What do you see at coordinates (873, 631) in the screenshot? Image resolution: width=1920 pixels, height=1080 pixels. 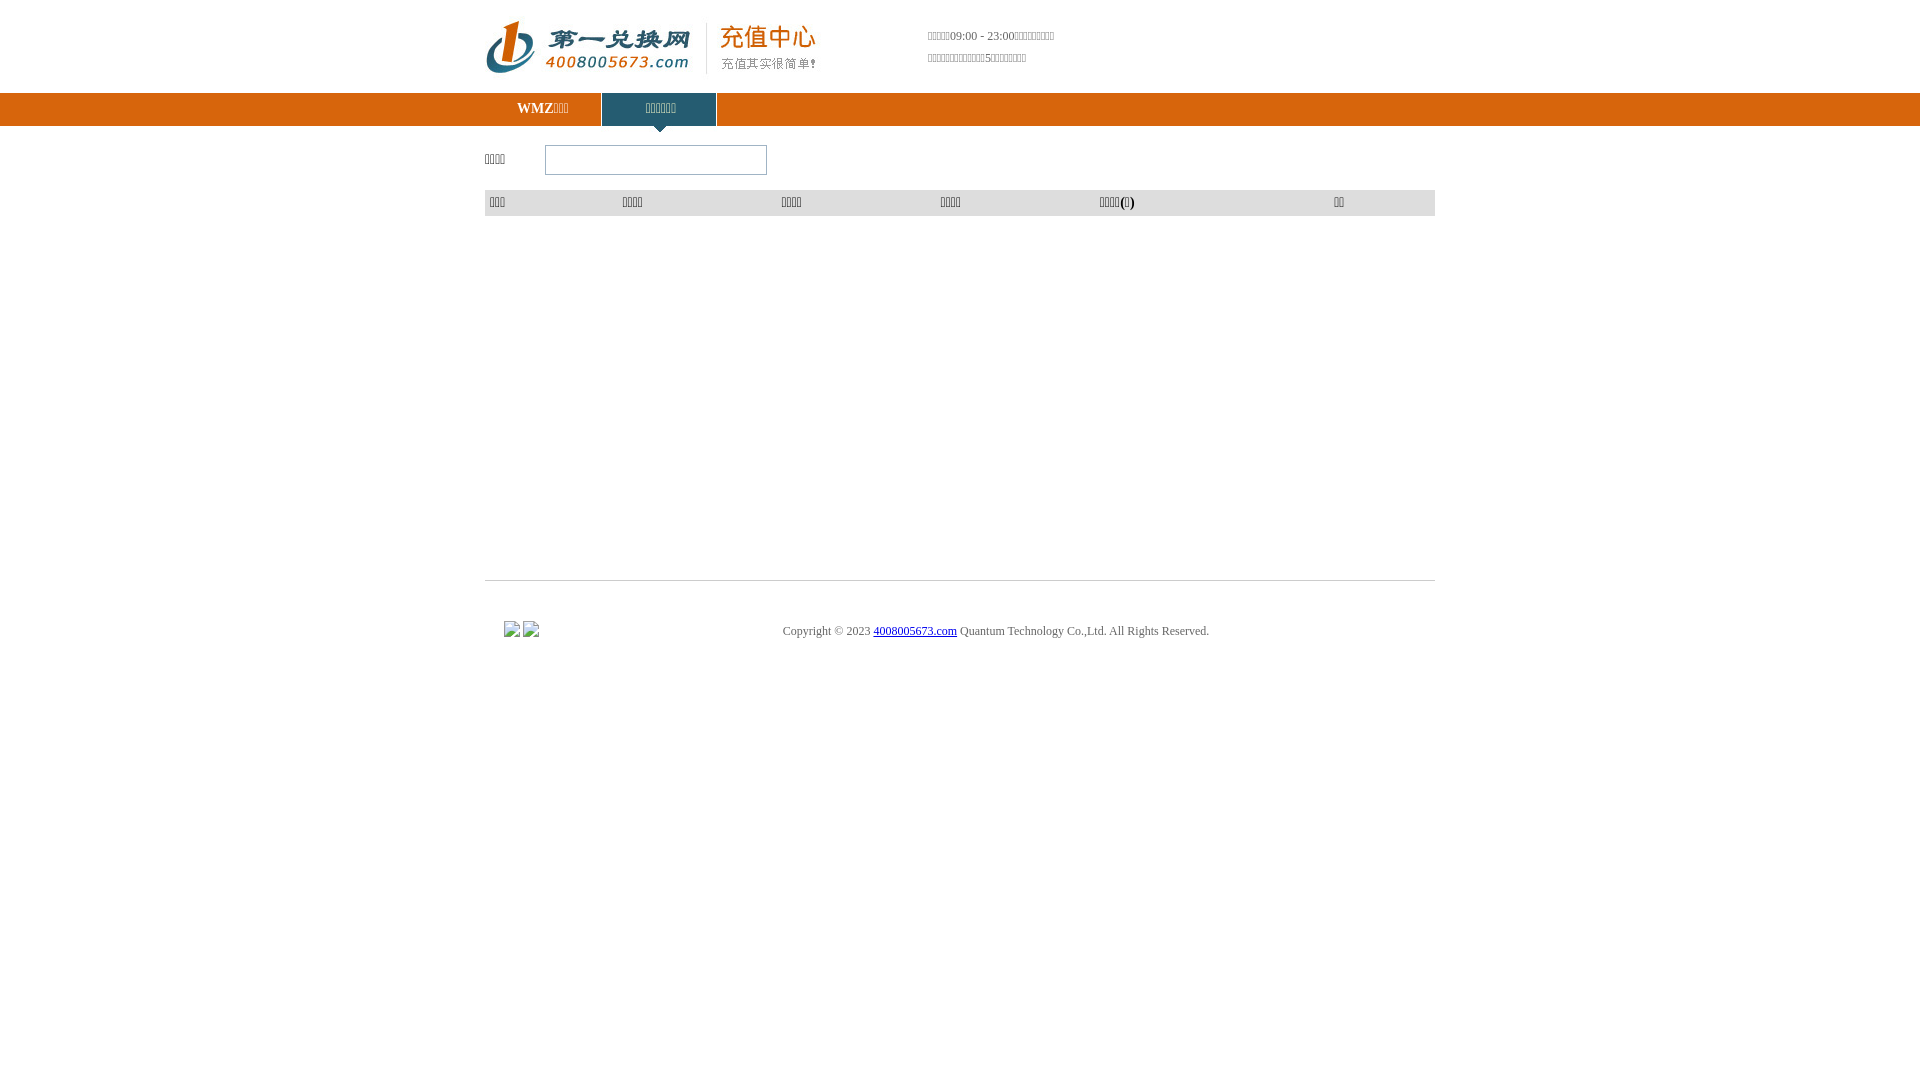 I see `'4008005673.com'` at bounding box center [873, 631].